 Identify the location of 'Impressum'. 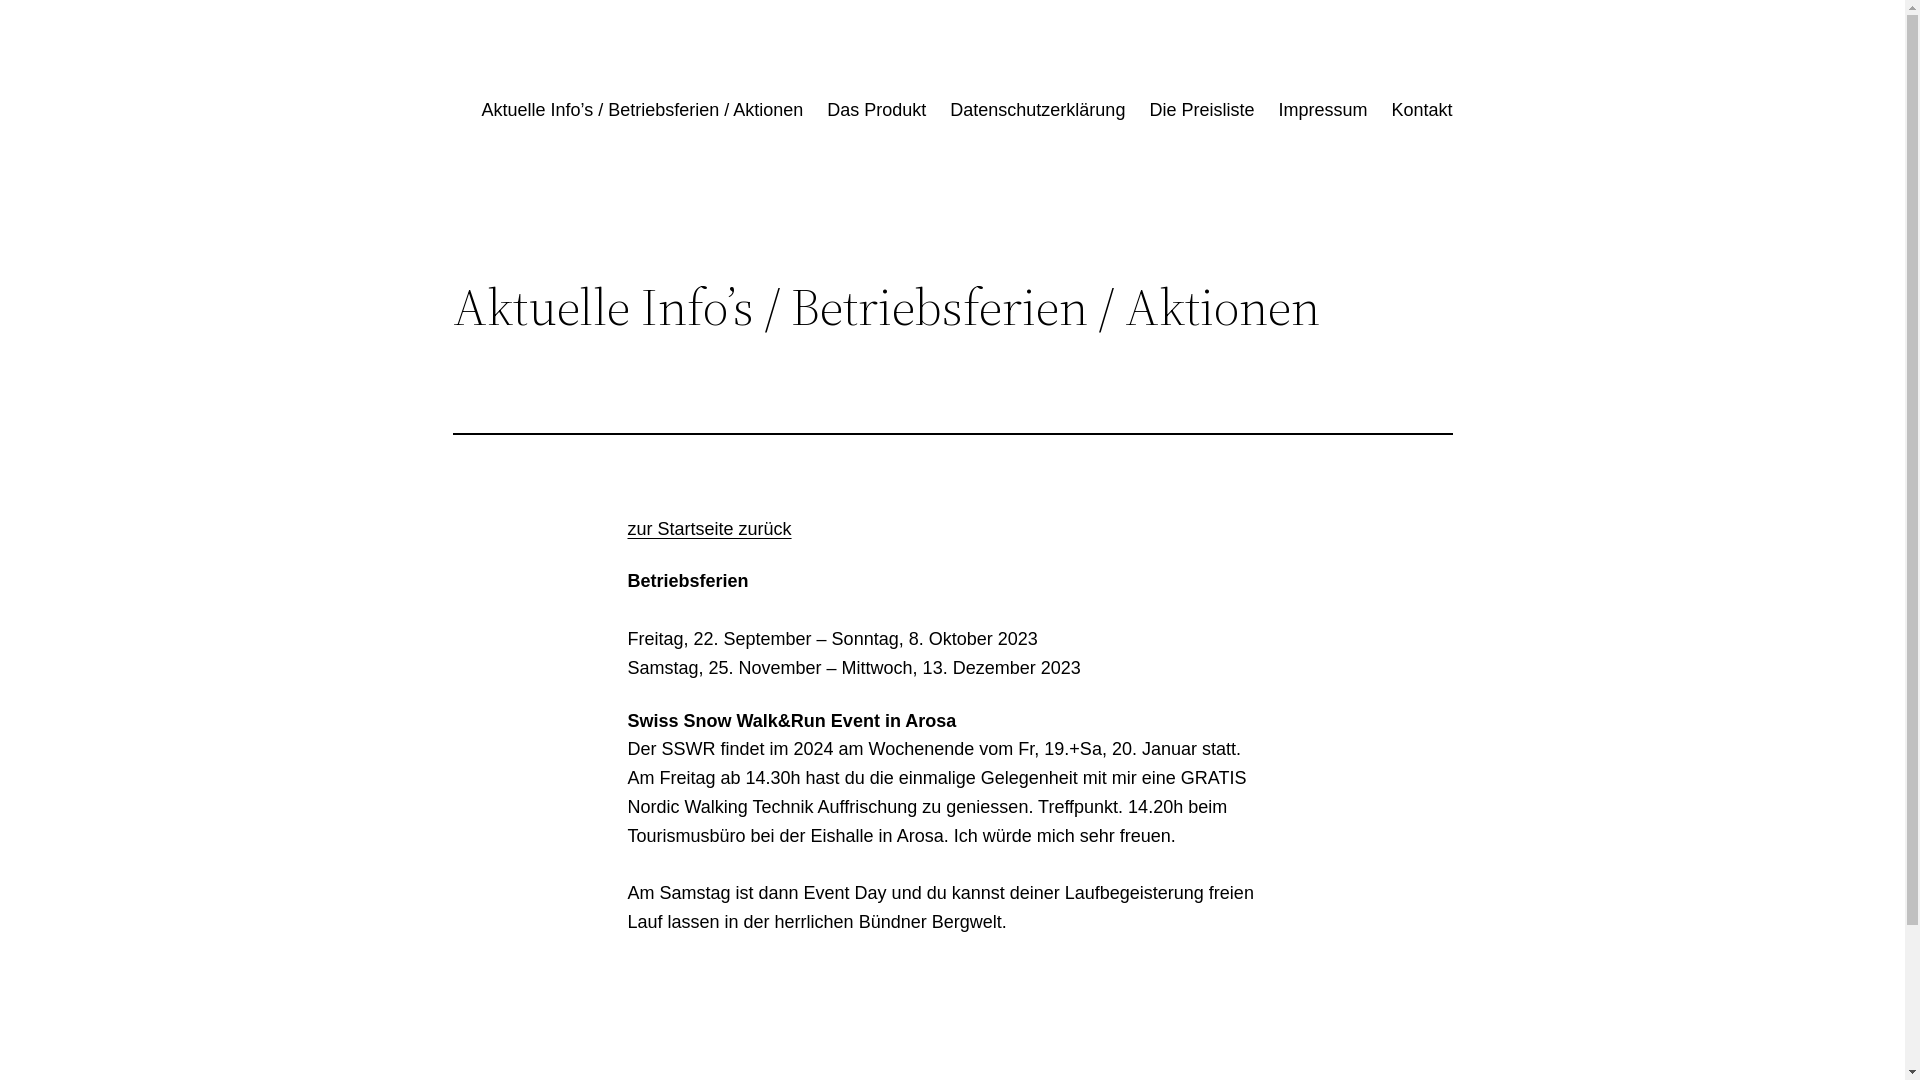
(1322, 110).